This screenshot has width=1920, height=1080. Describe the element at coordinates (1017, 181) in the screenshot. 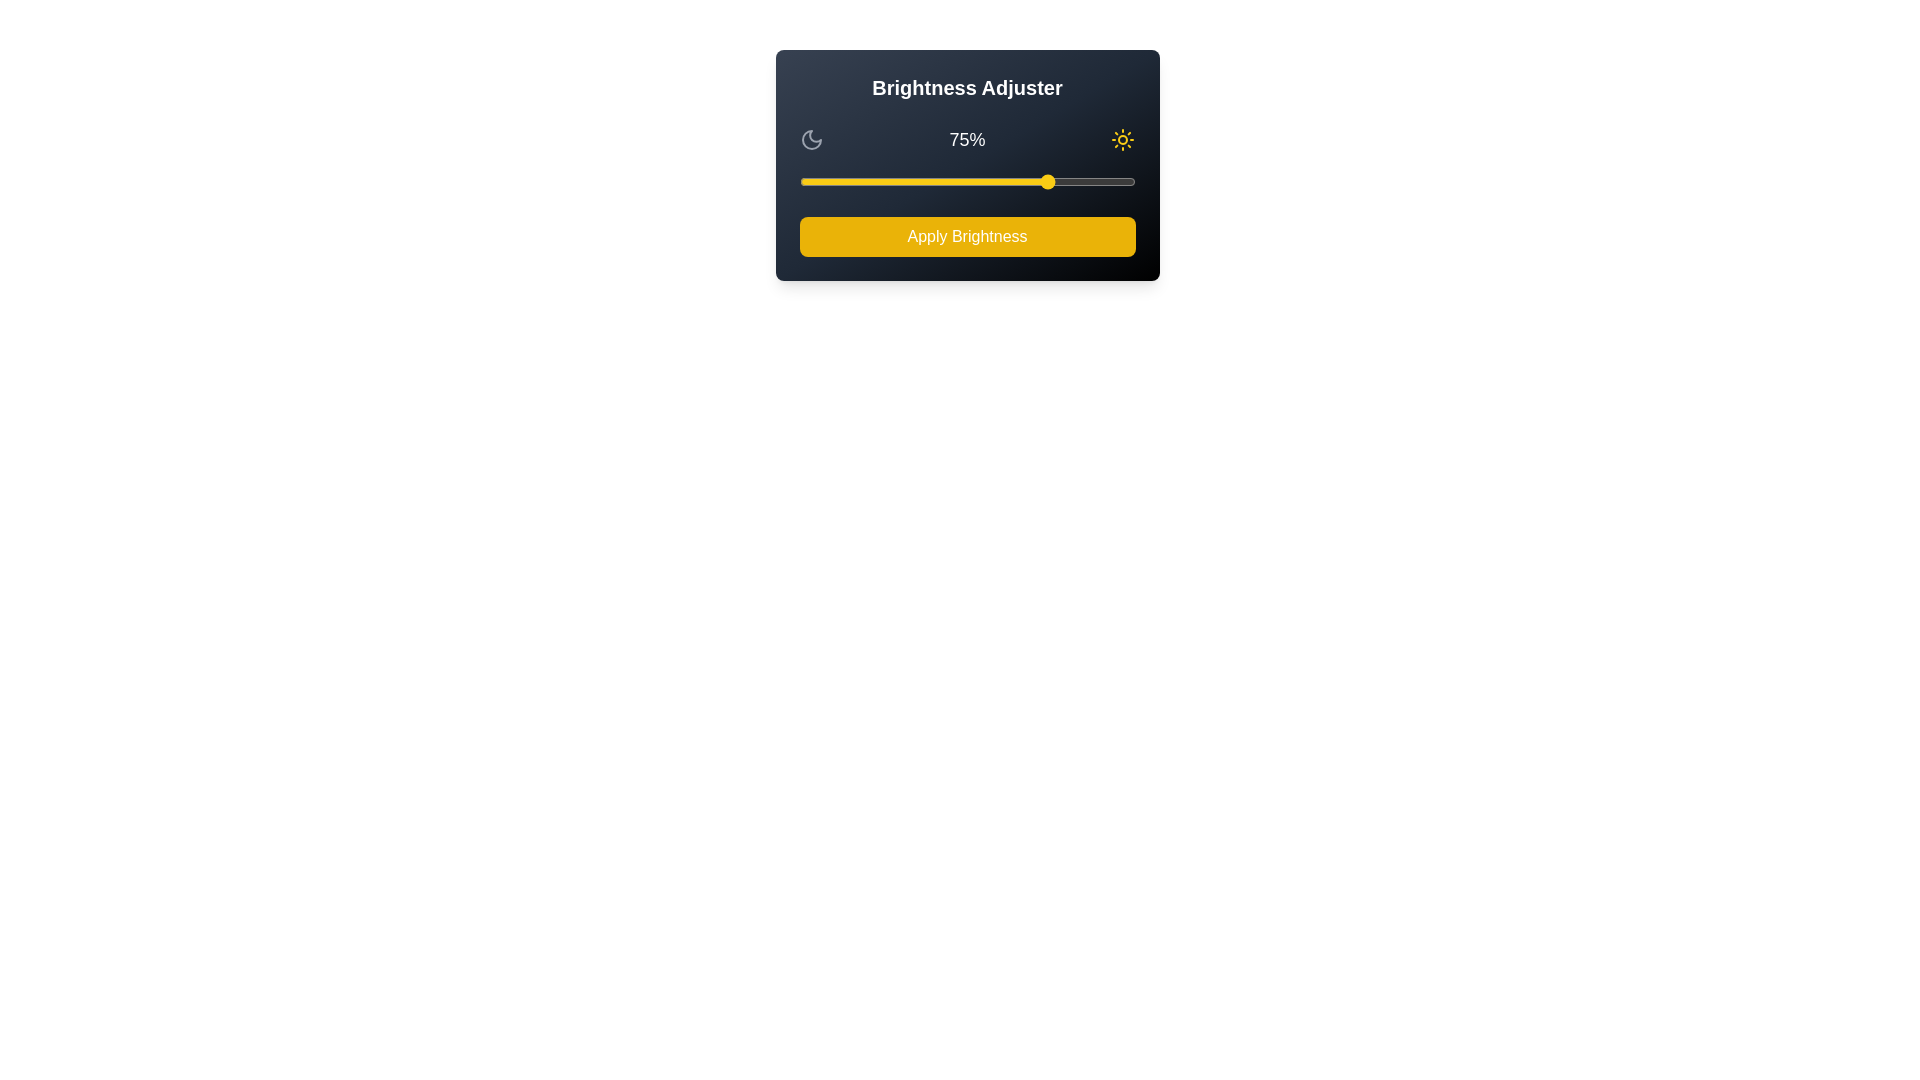

I see `the brightness slider to 65%` at that location.